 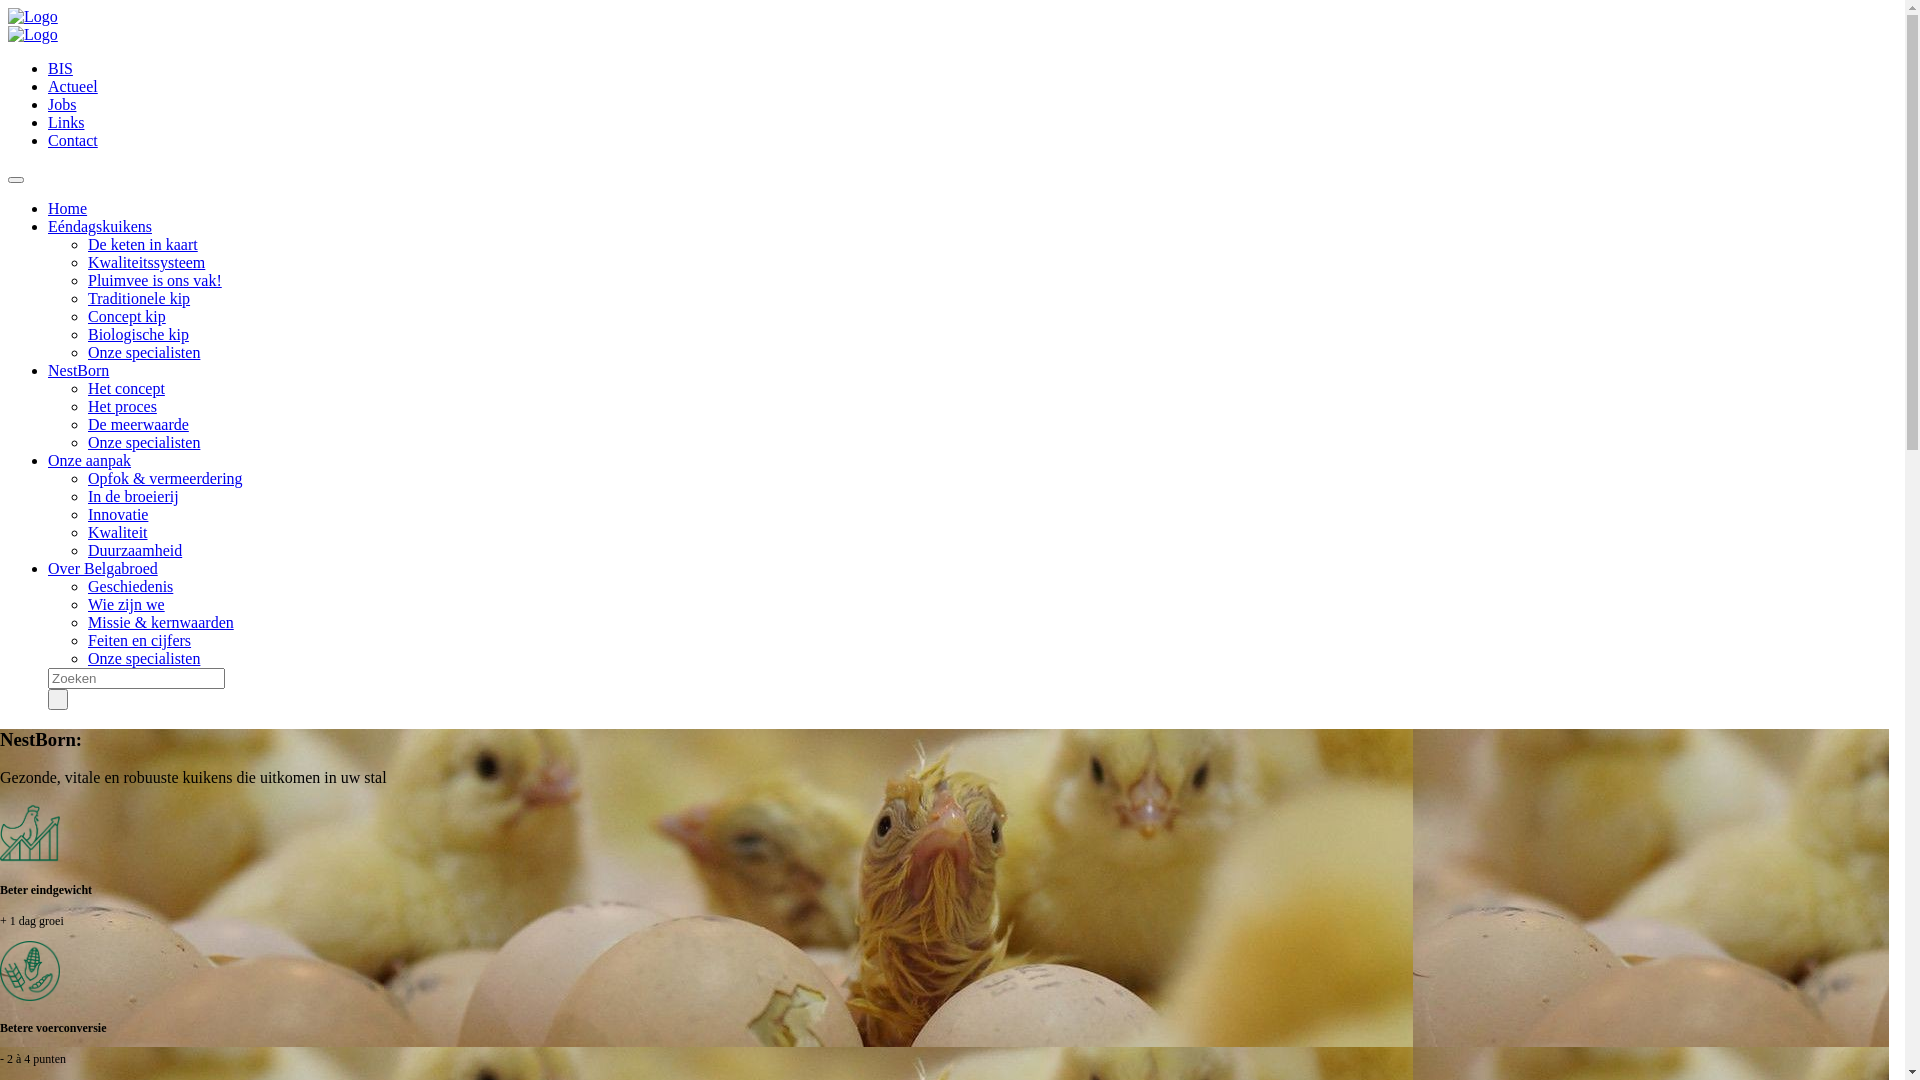 What do you see at coordinates (72, 139) in the screenshot?
I see `'Contact'` at bounding box center [72, 139].